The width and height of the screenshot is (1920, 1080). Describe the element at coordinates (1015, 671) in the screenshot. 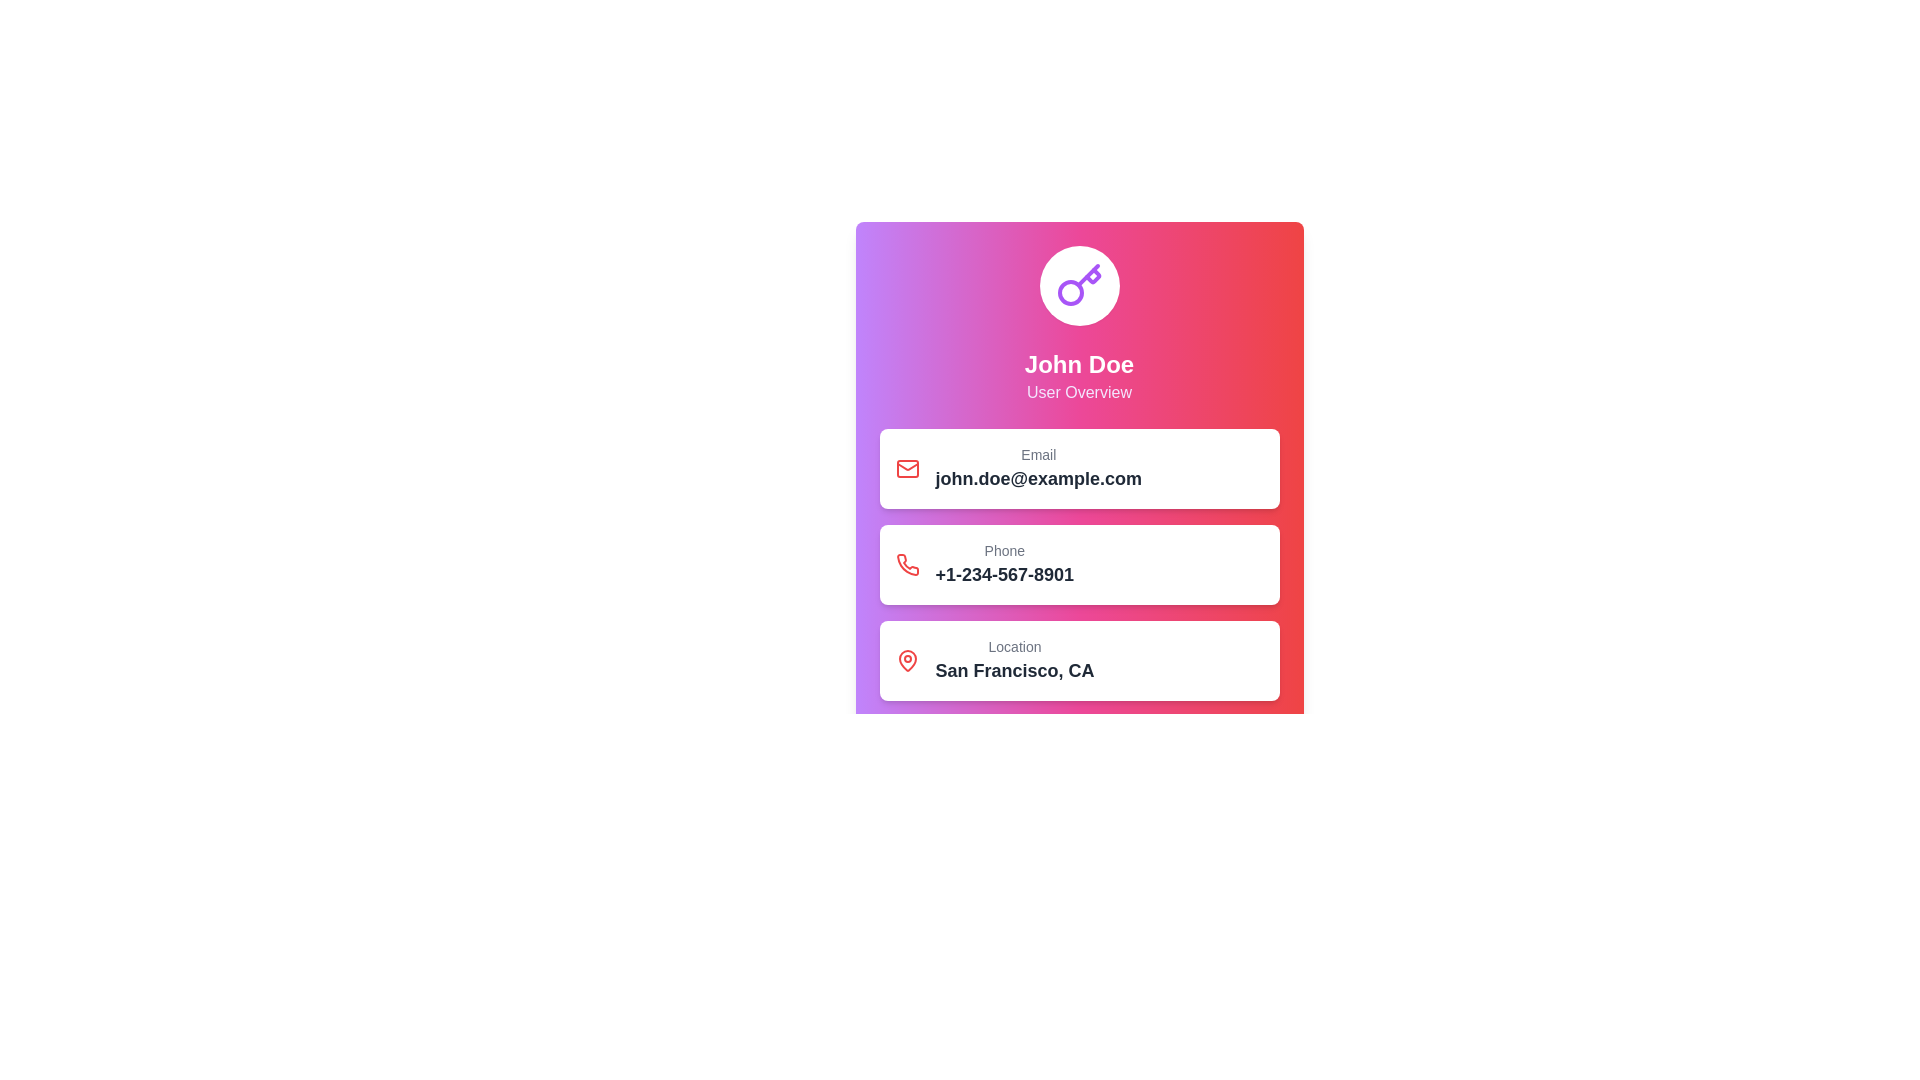

I see `the text component displaying 'San Francisco, CA' which is located within a card layout under the 'Location' label` at that location.